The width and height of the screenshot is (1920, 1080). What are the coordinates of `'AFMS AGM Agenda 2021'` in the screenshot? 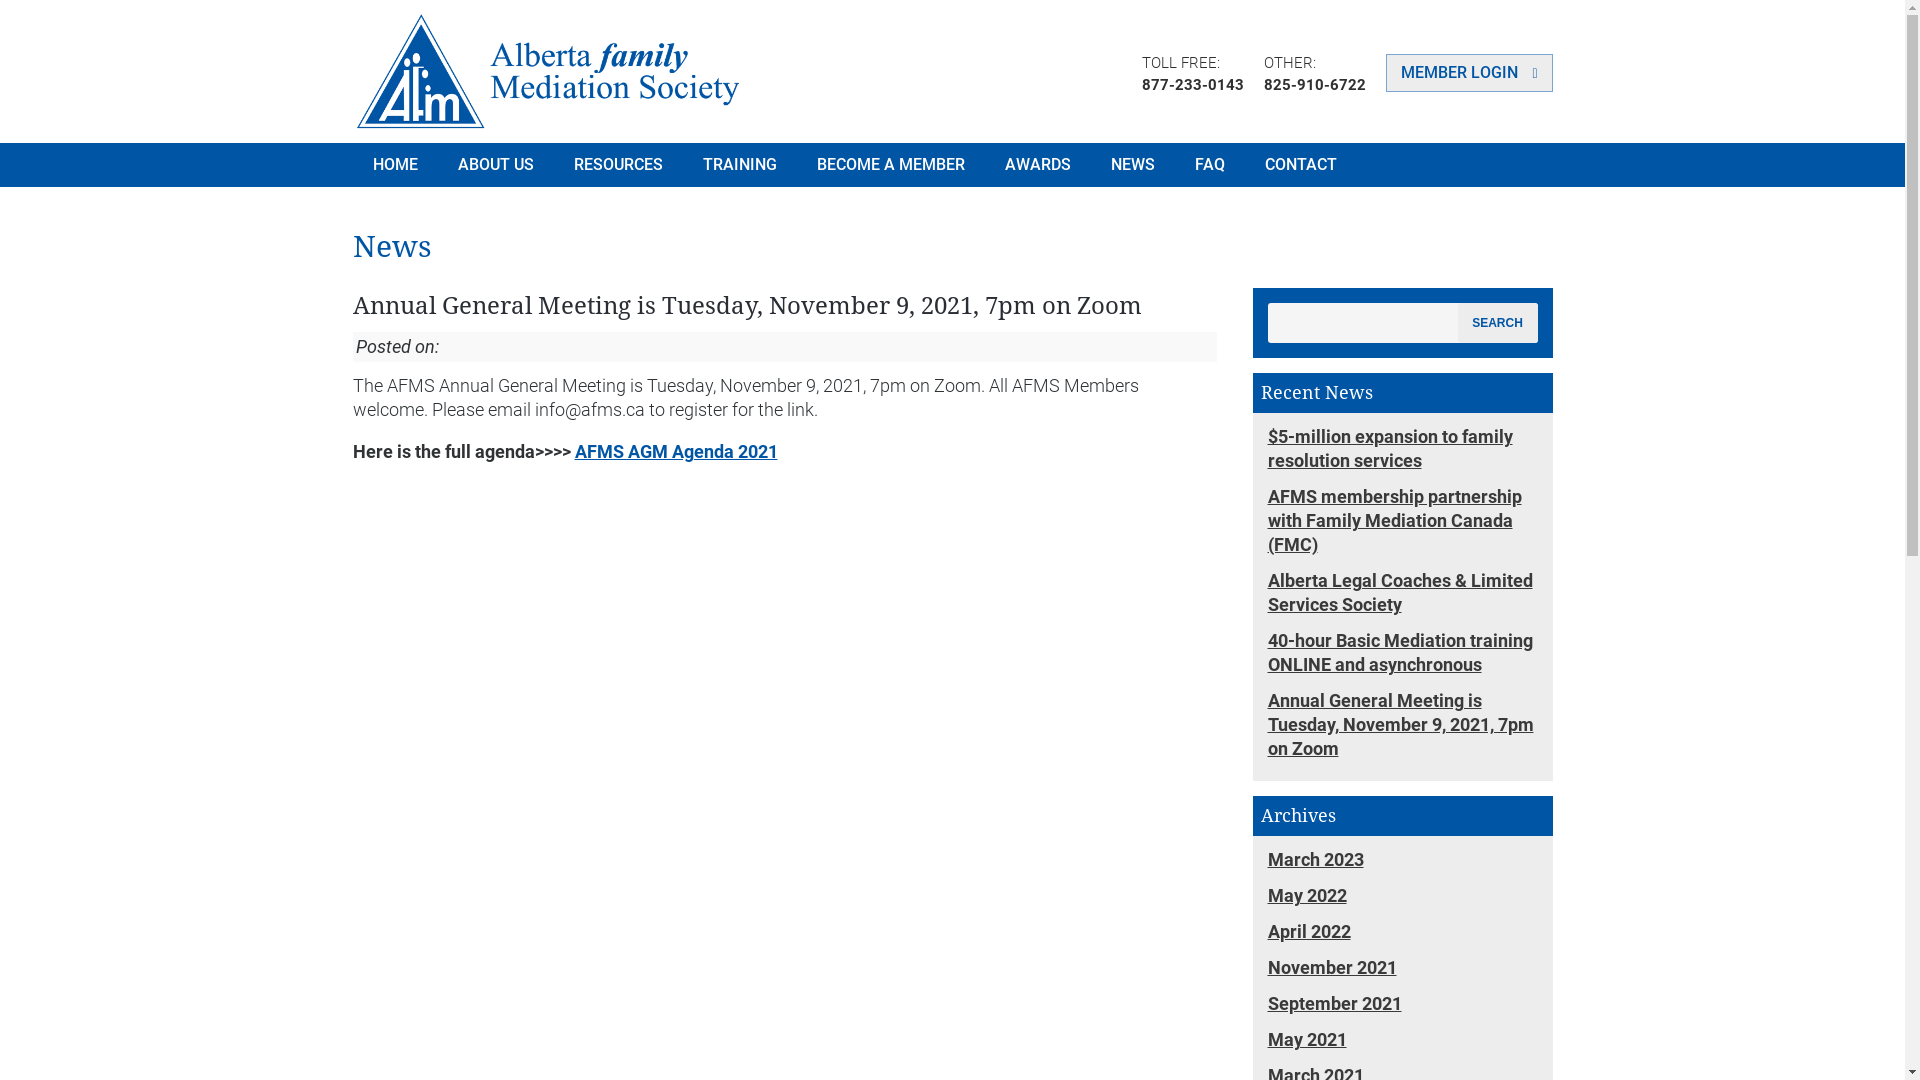 It's located at (675, 451).